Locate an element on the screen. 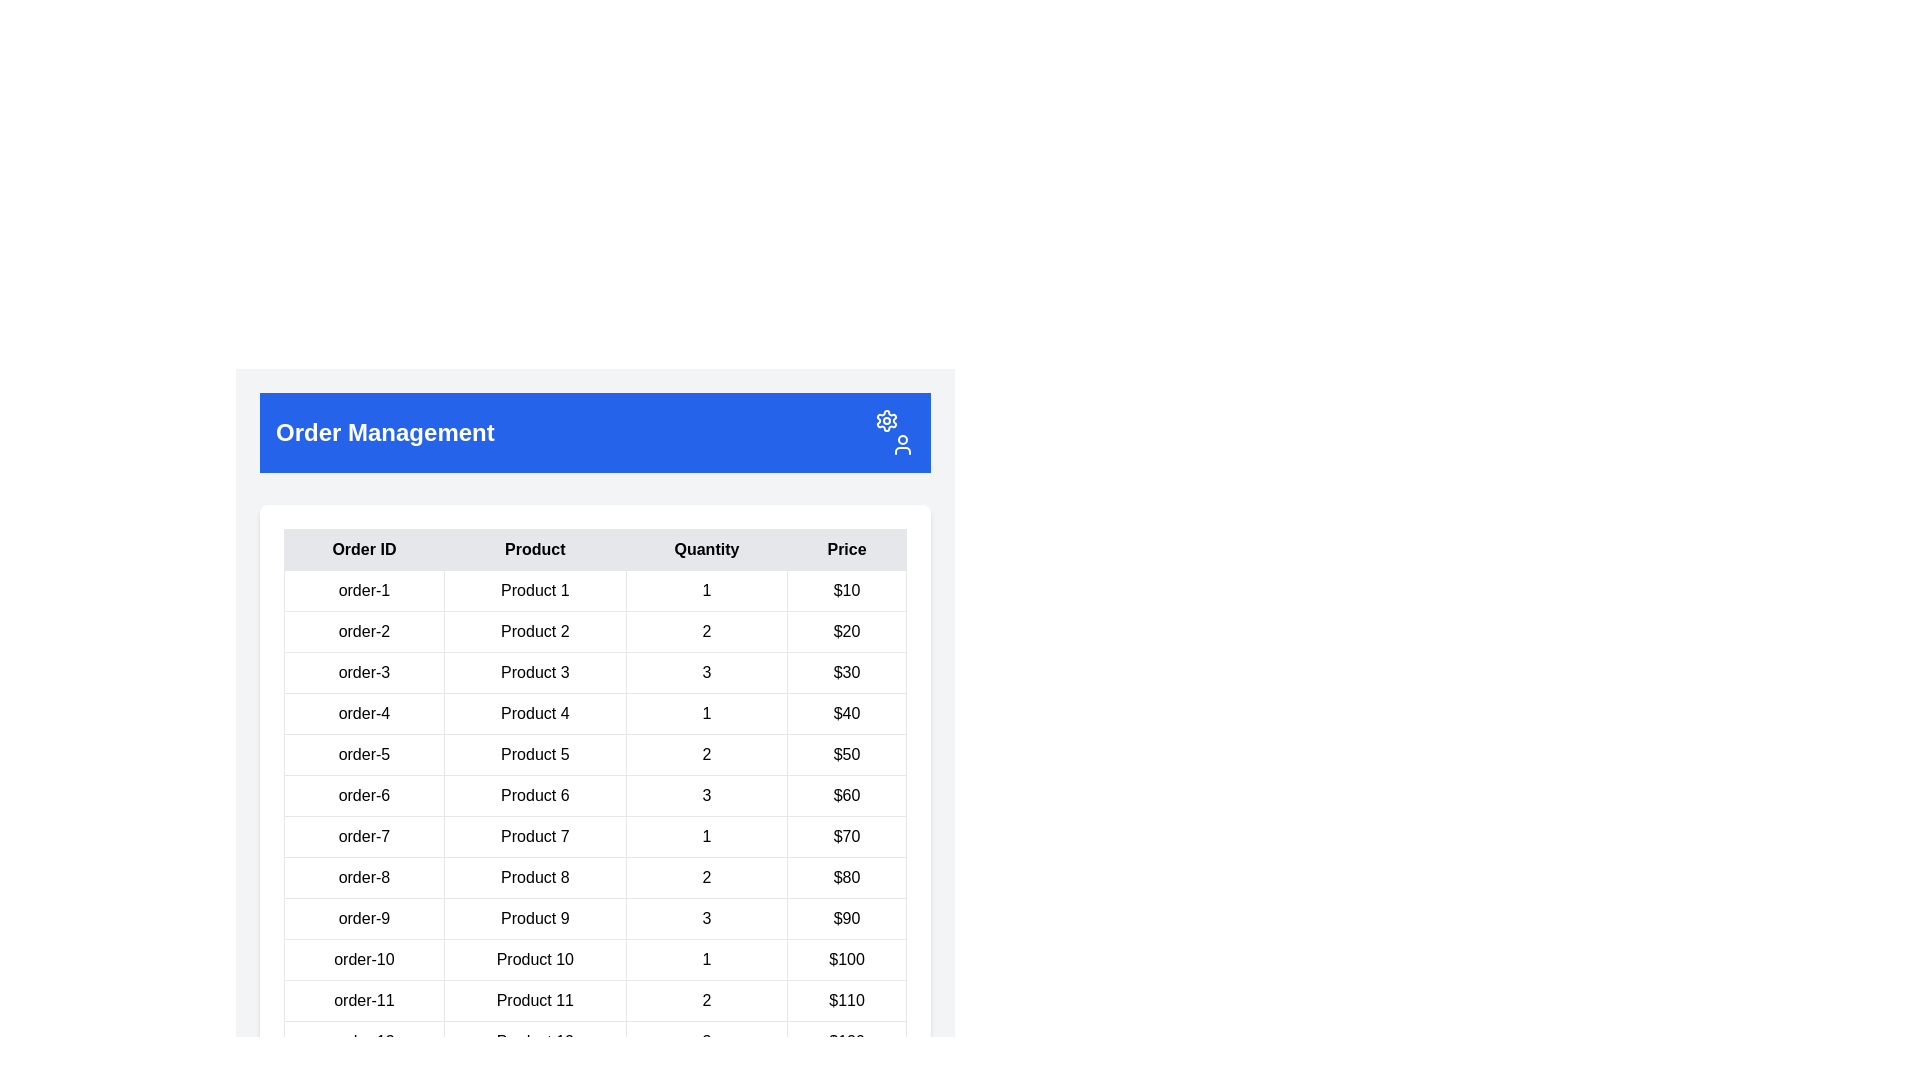  the static text label displaying 'Product 4' within a bordered box in the fourth row of the table is located at coordinates (535, 712).